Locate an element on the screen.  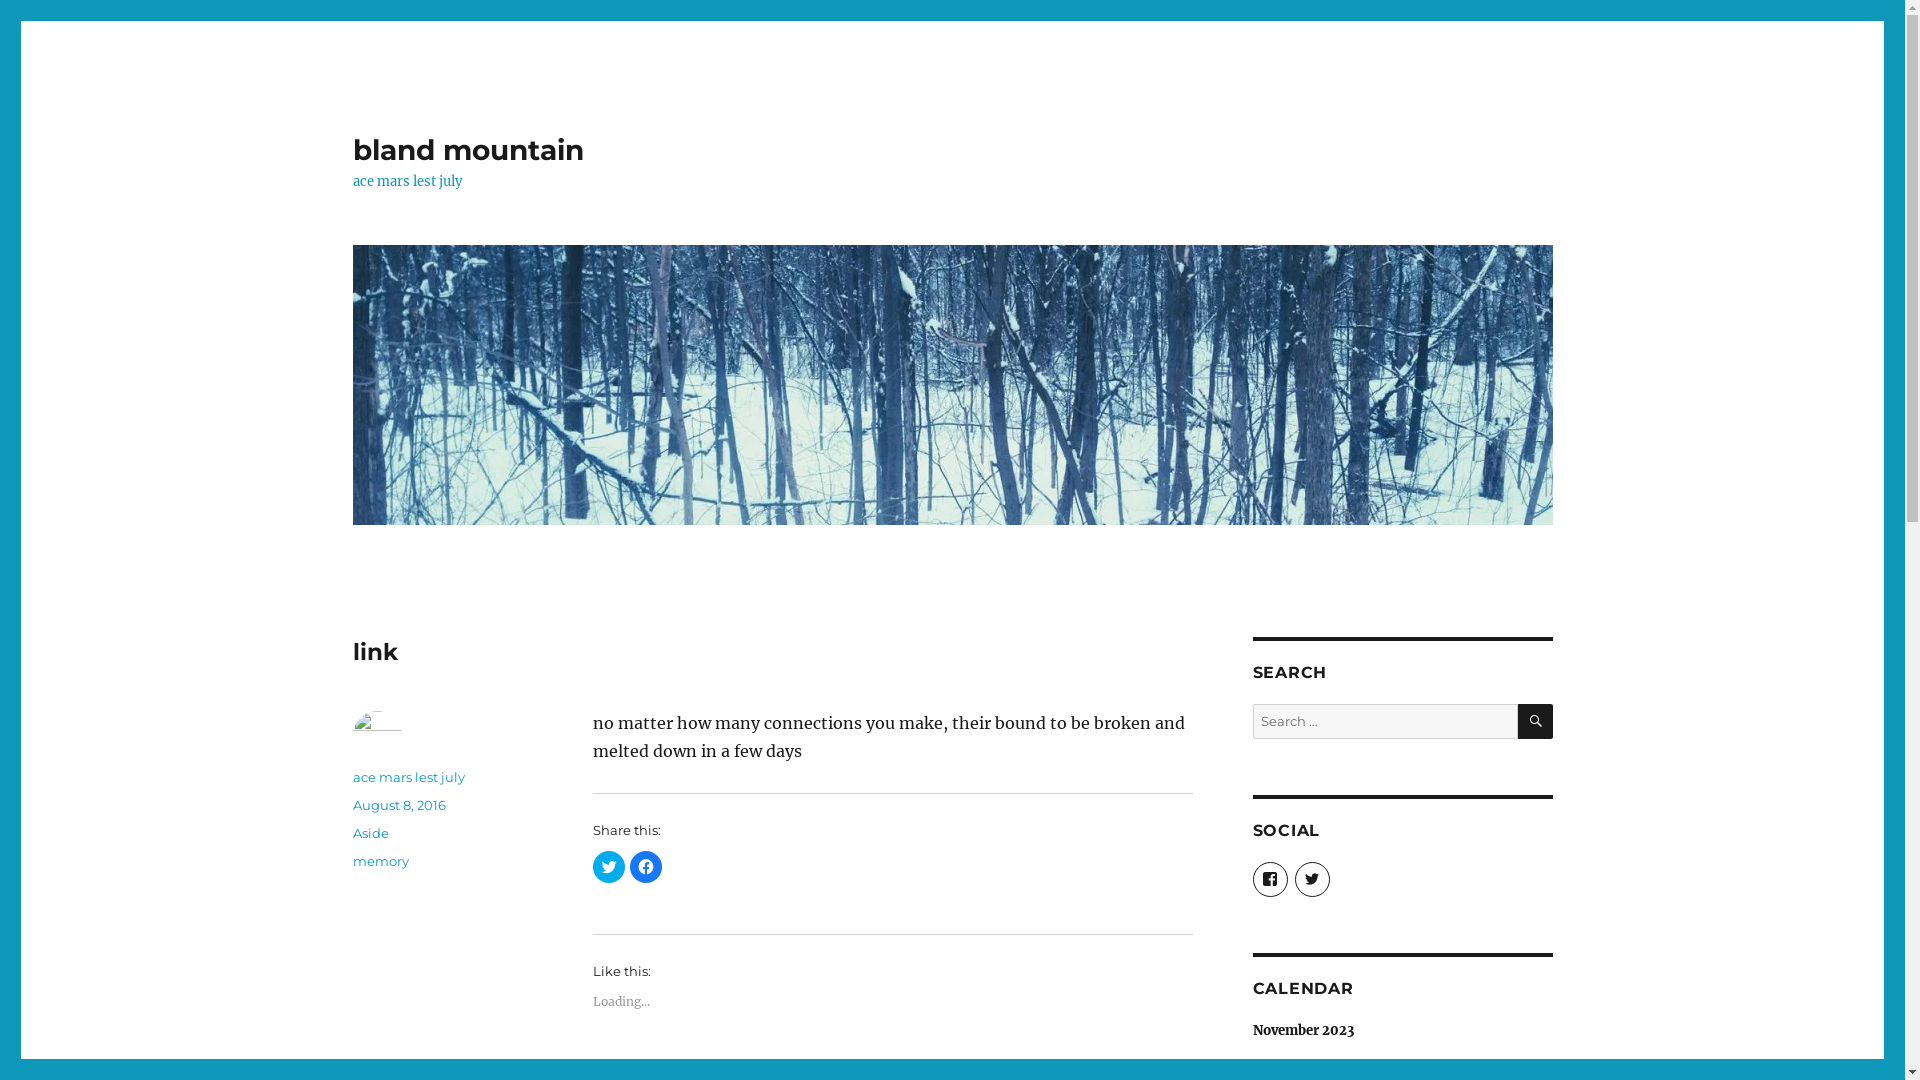
'Click to share on Twitter (Opens in new window)' is located at coordinates (607, 866).